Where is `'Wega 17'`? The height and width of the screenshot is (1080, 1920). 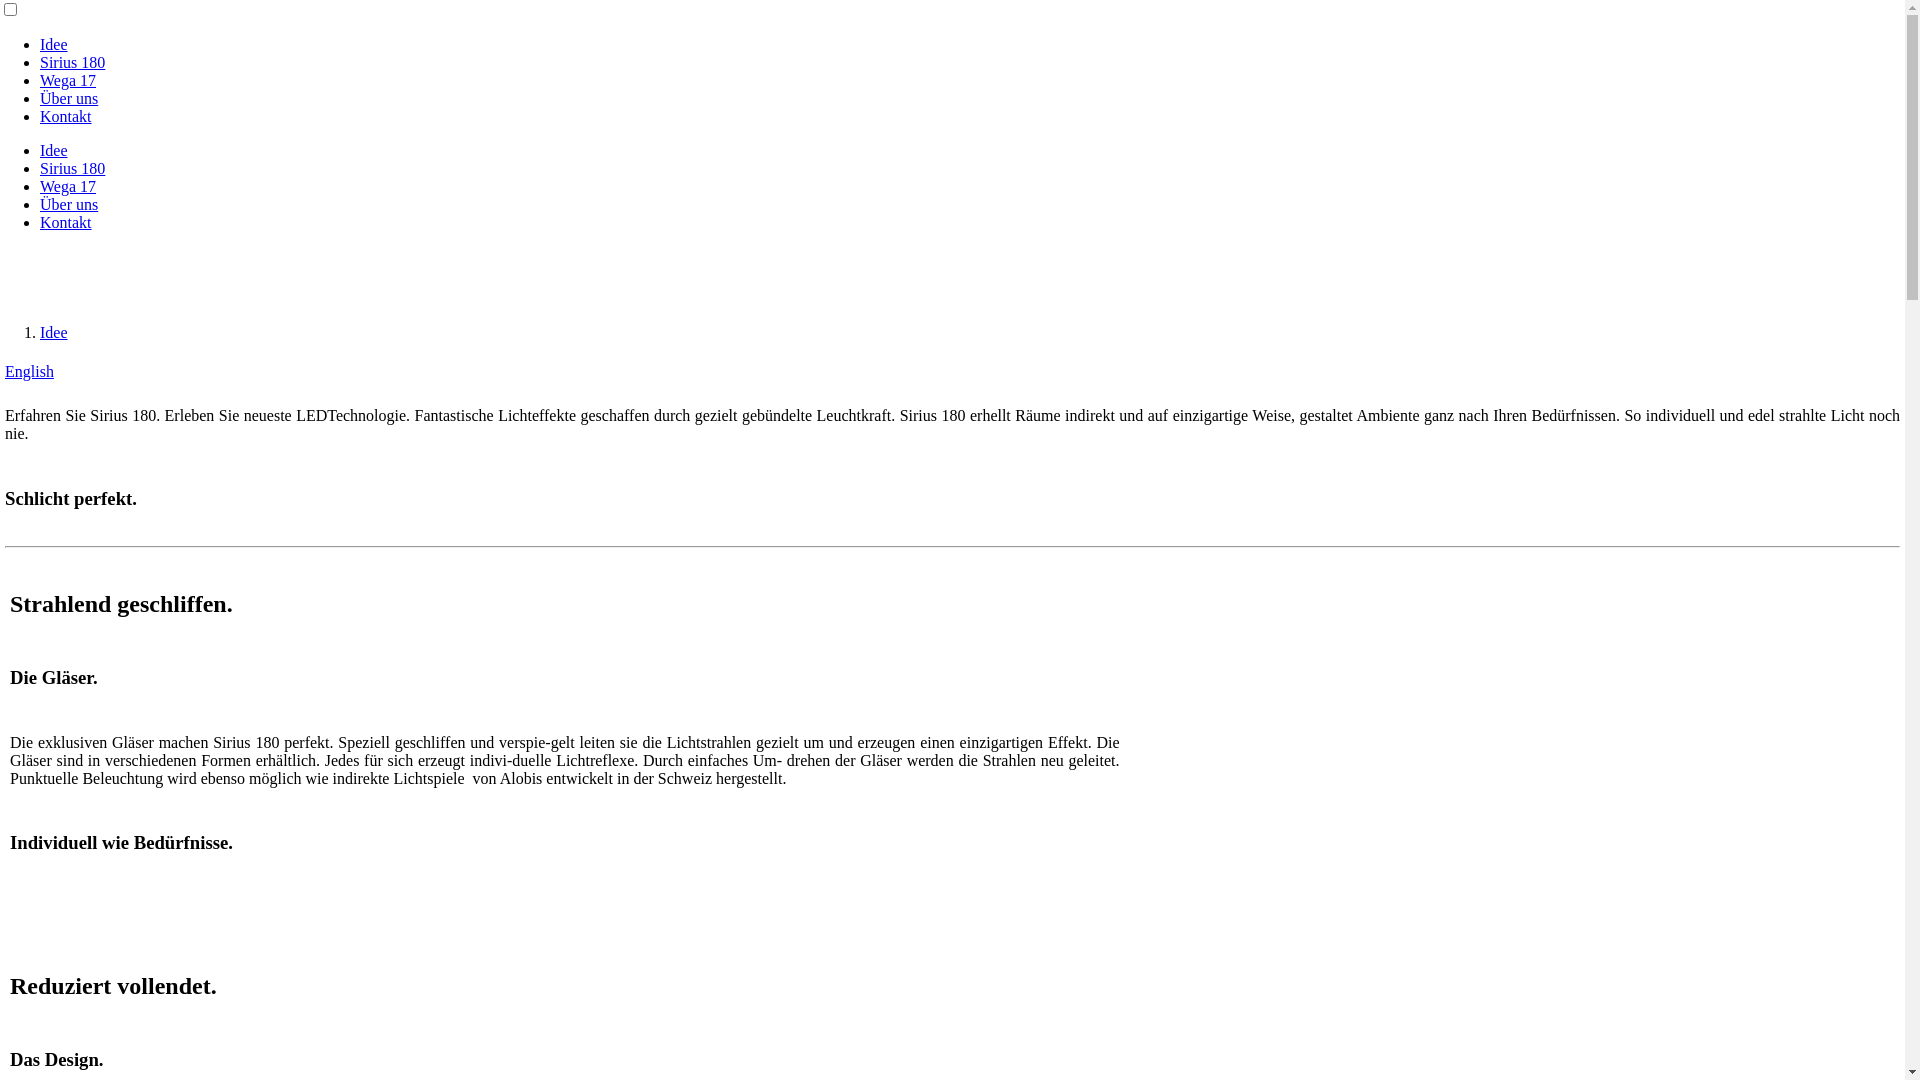
'Wega 17' is located at coordinates (39, 79).